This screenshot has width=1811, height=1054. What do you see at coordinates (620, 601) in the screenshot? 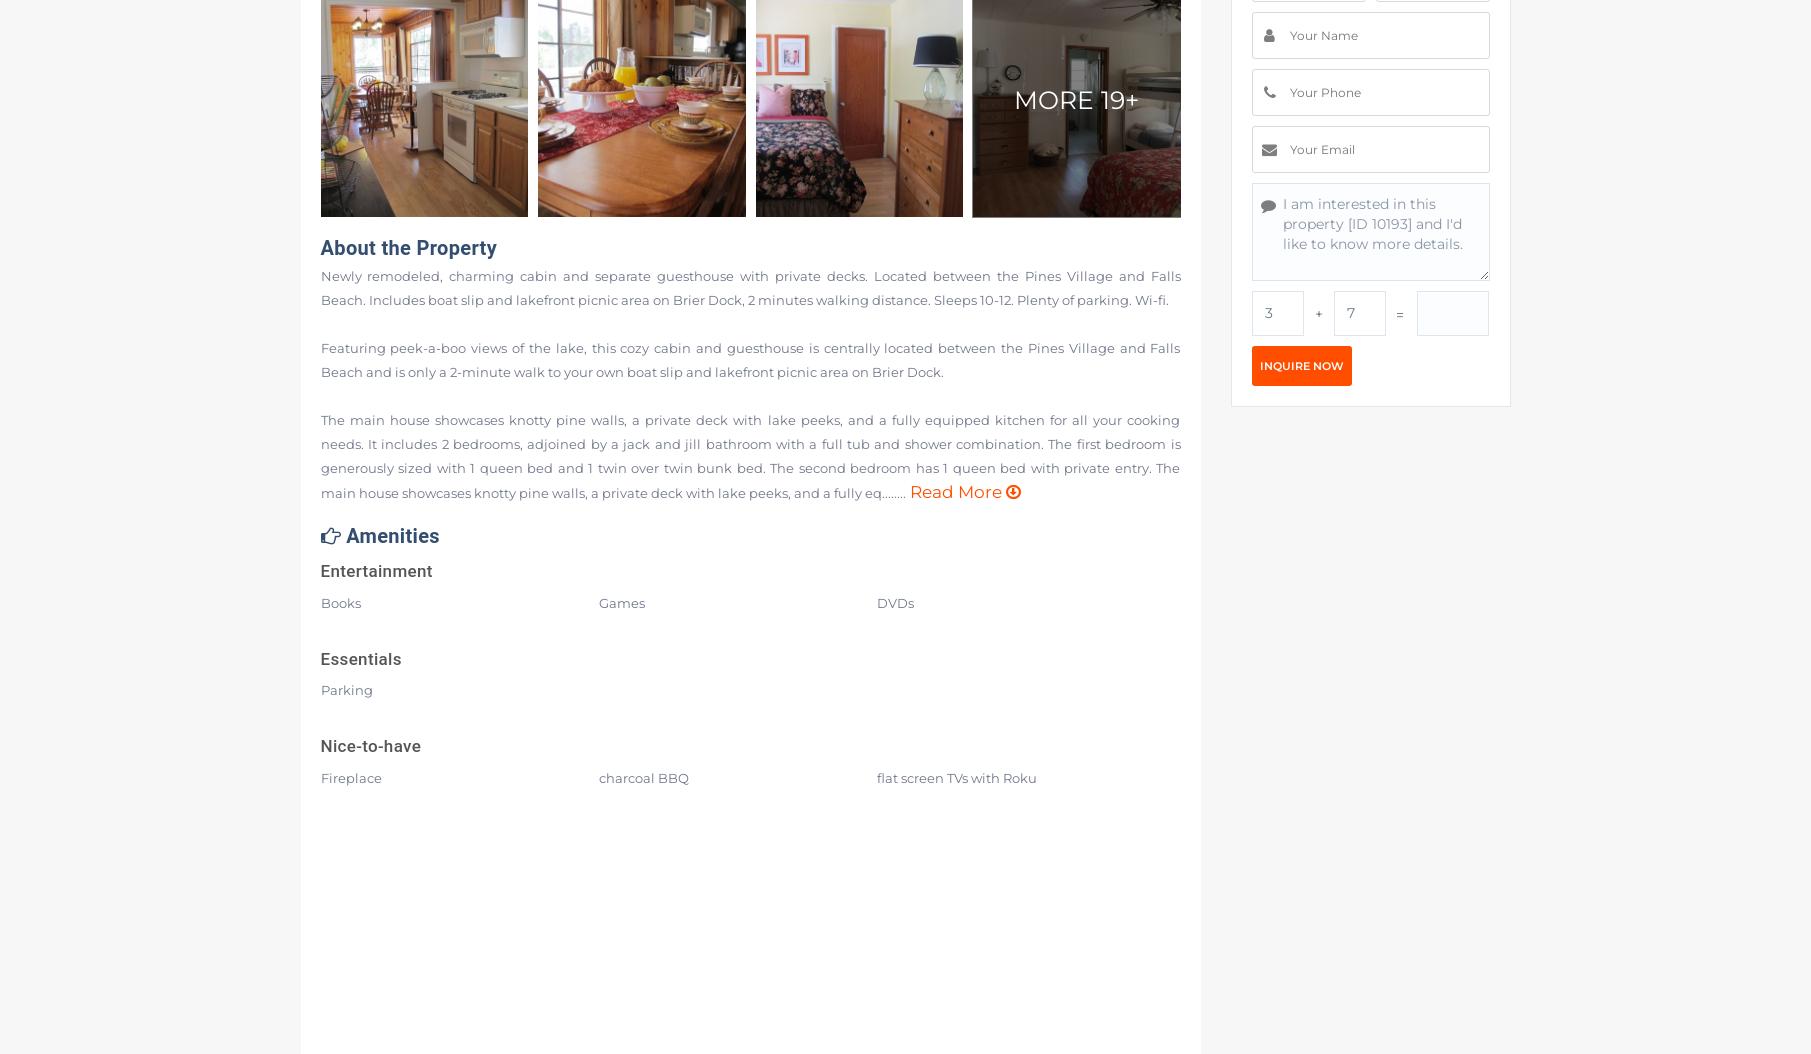
I see `'Games'` at bounding box center [620, 601].